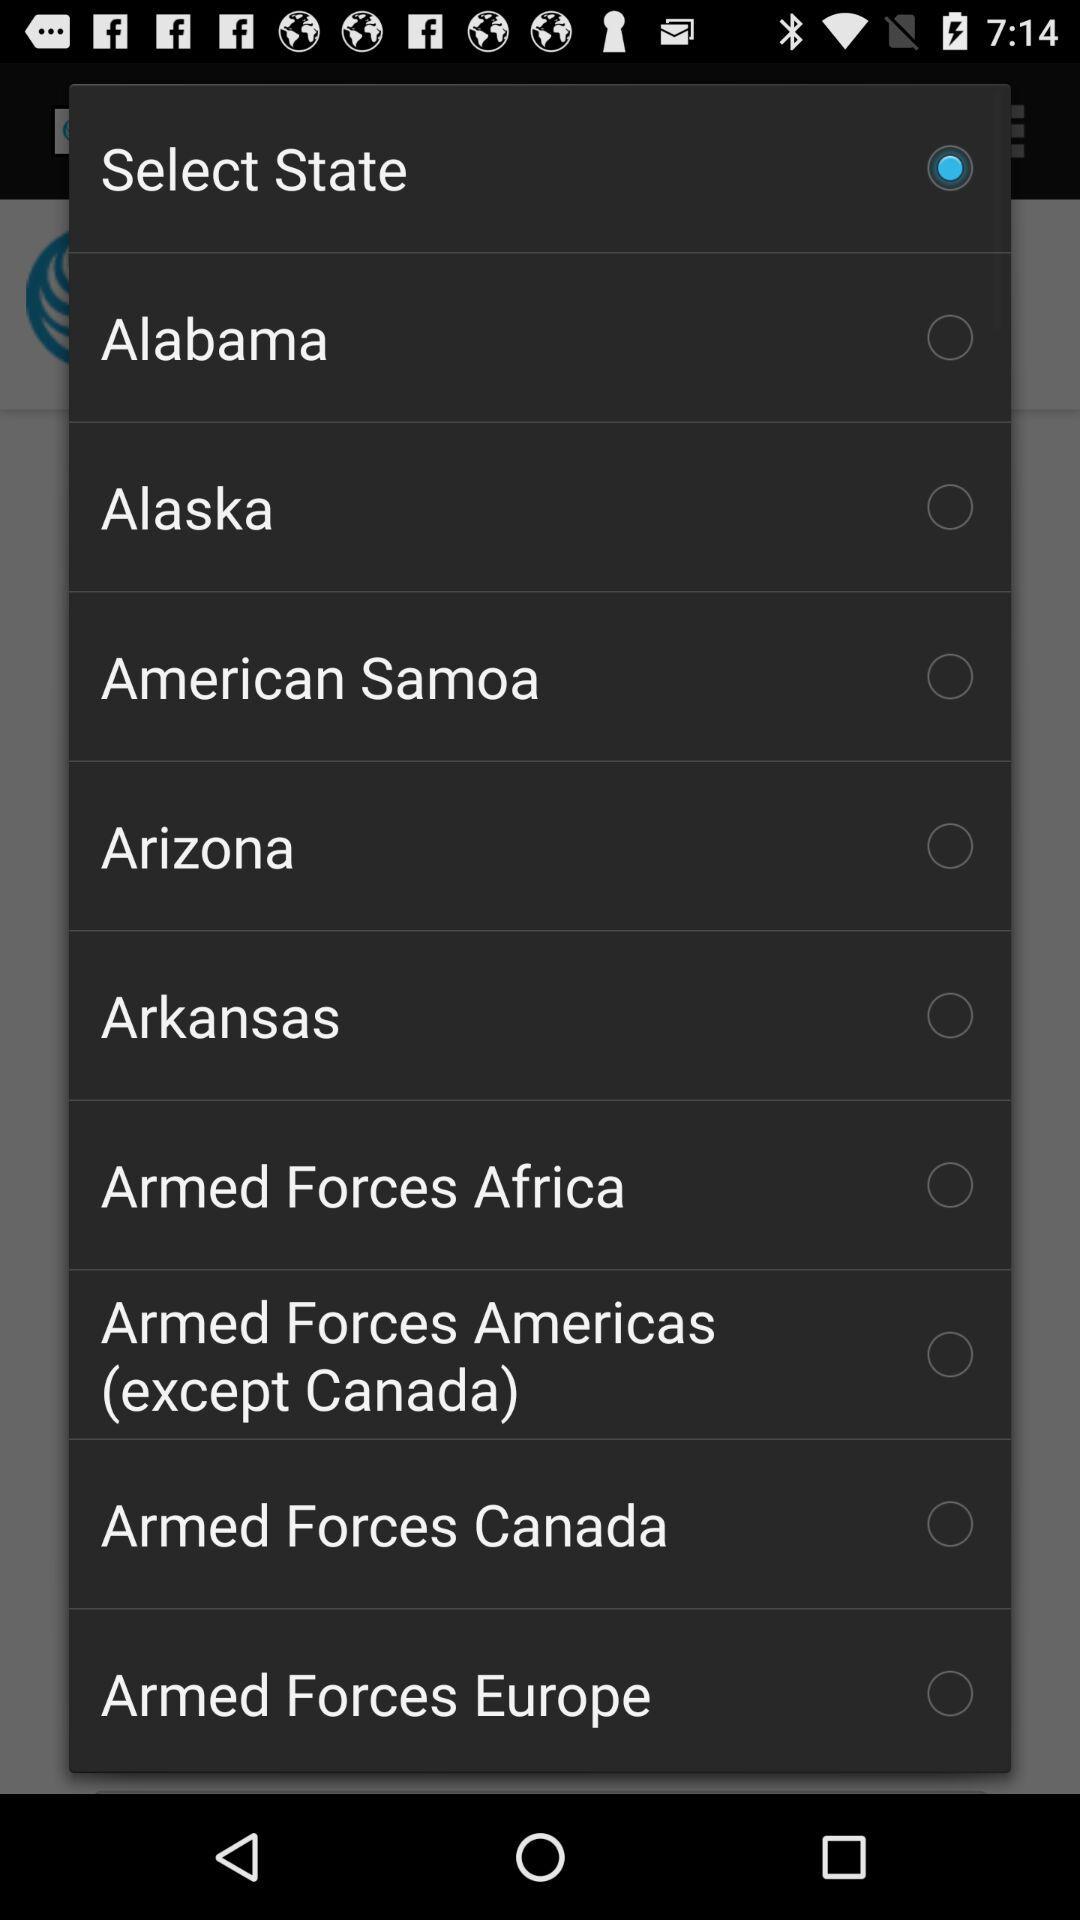 The height and width of the screenshot is (1920, 1080). What do you see at coordinates (540, 676) in the screenshot?
I see `the american samoa item` at bounding box center [540, 676].